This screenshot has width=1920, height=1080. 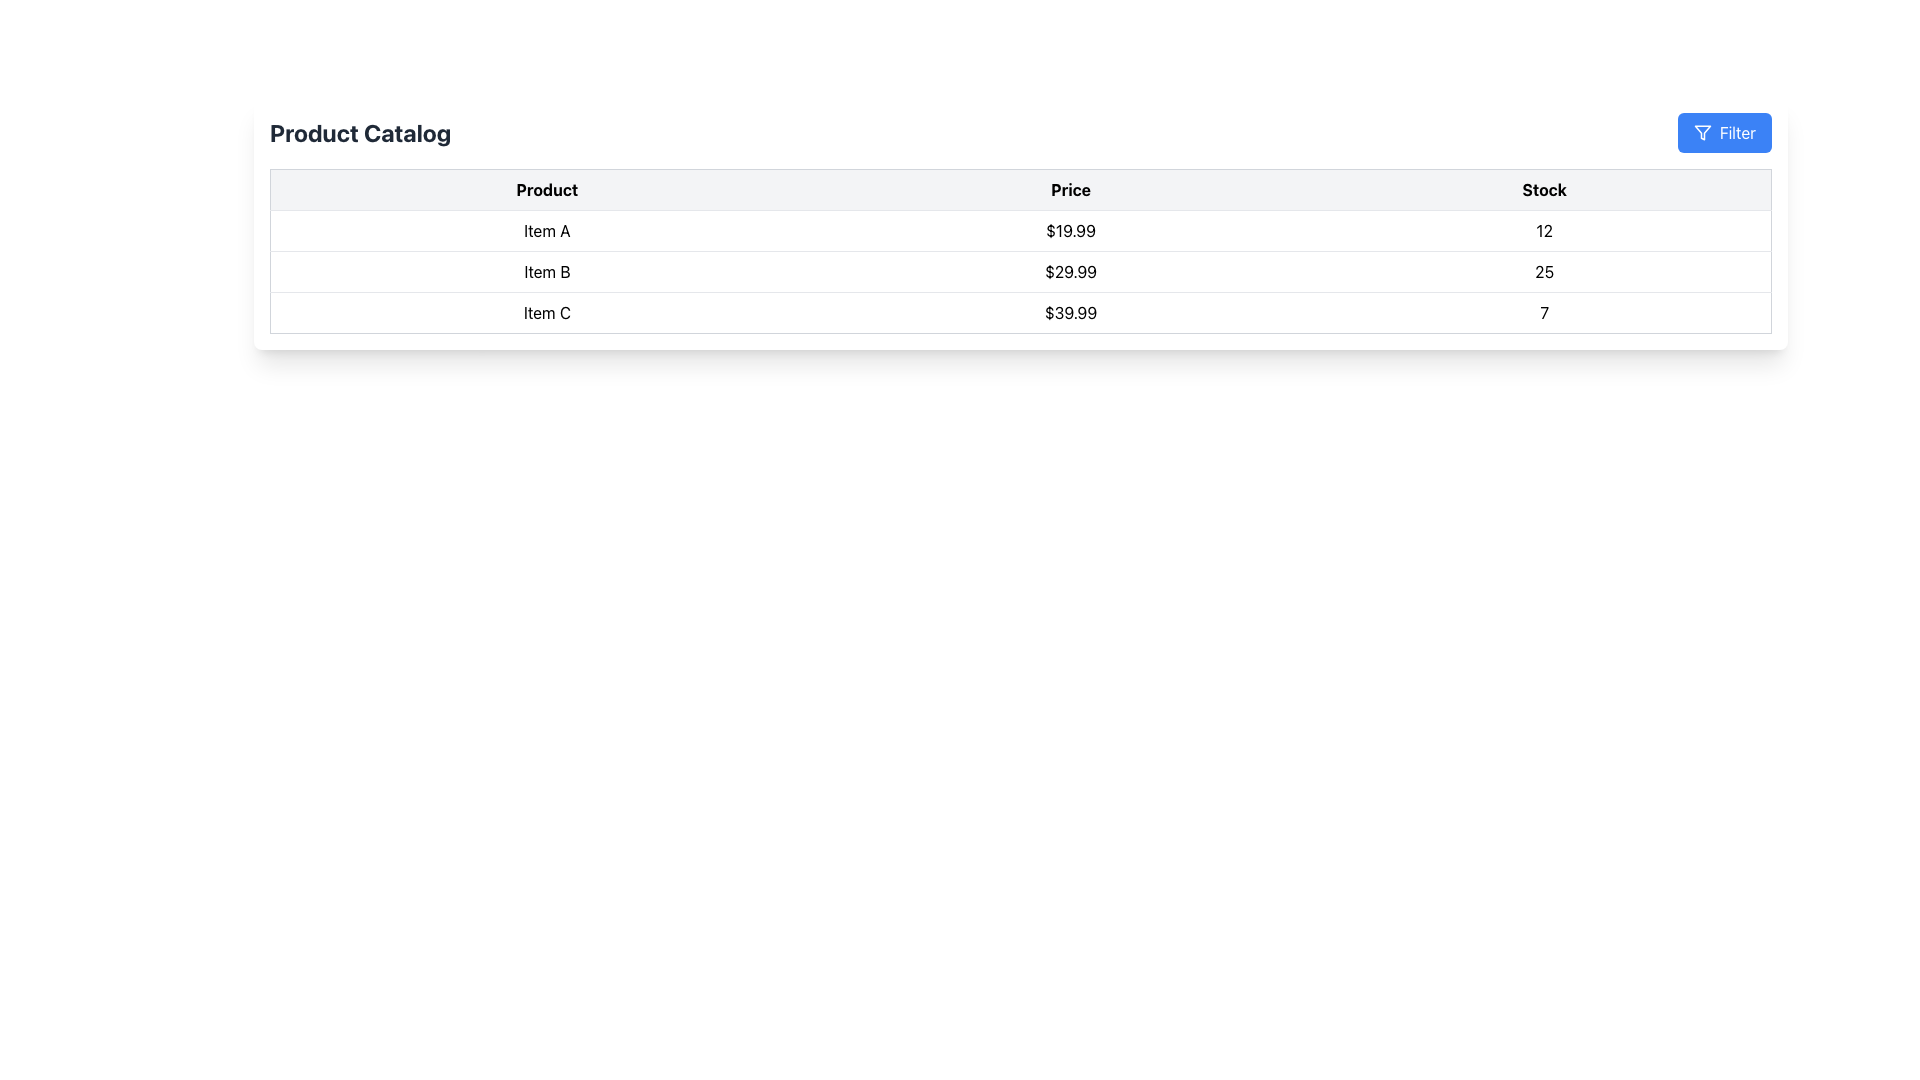 I want to click on the static text header indicating 'Price' in the product catalog table, which is located in the second column of the header, so click(x=1070, y=189).